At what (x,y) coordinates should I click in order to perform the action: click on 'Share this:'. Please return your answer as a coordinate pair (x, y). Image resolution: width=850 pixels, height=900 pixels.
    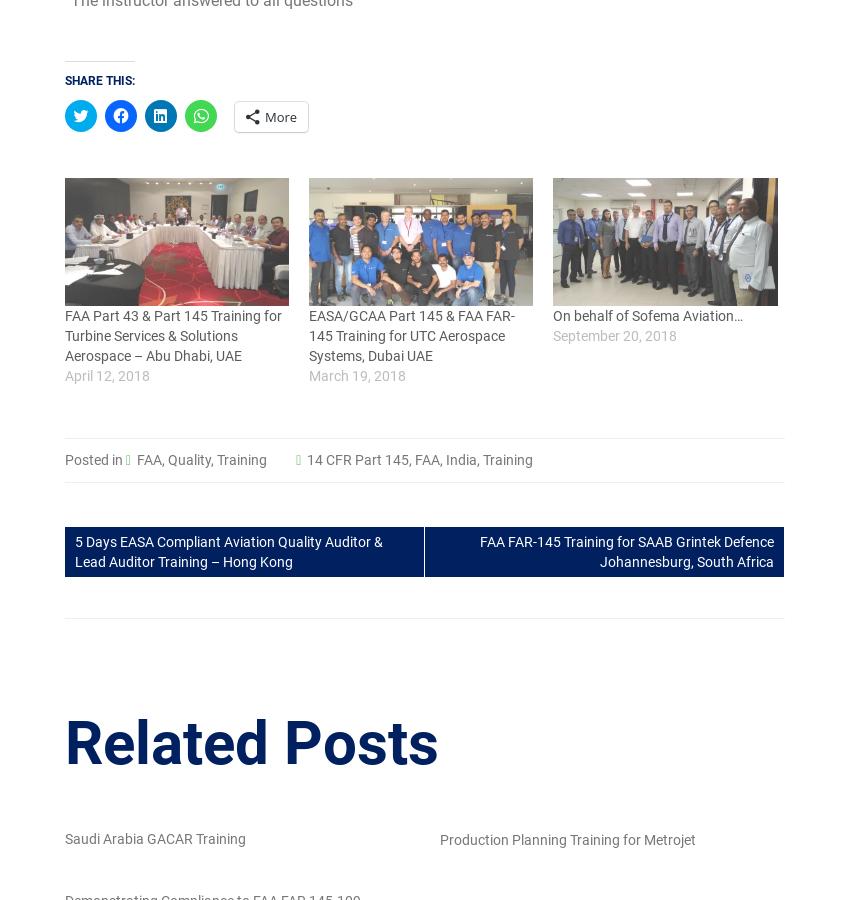
    Looking at the image, I should click on (98, 80).